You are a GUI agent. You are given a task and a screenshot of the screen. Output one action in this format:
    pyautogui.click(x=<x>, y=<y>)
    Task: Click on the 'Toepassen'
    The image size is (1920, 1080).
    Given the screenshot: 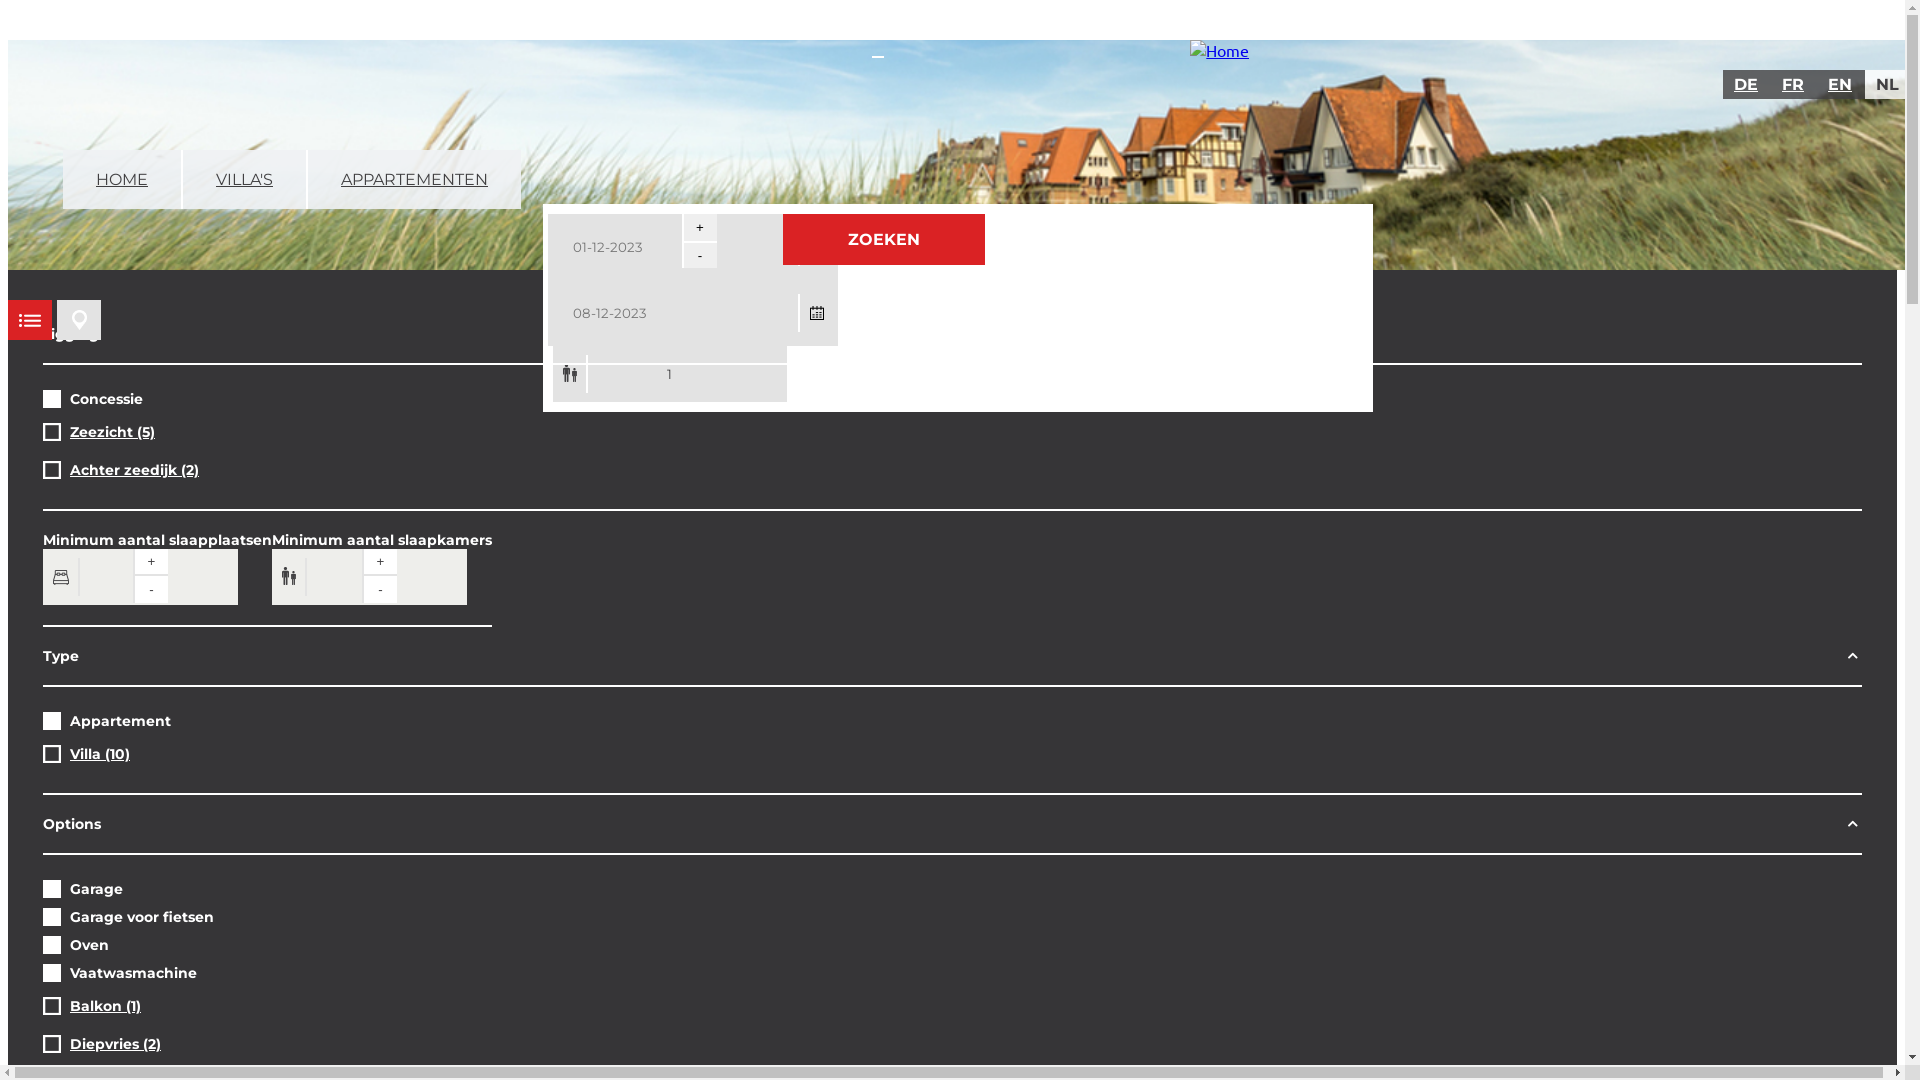 What is the action you would take?
    pyautogui.click(x=64, y=26)
    